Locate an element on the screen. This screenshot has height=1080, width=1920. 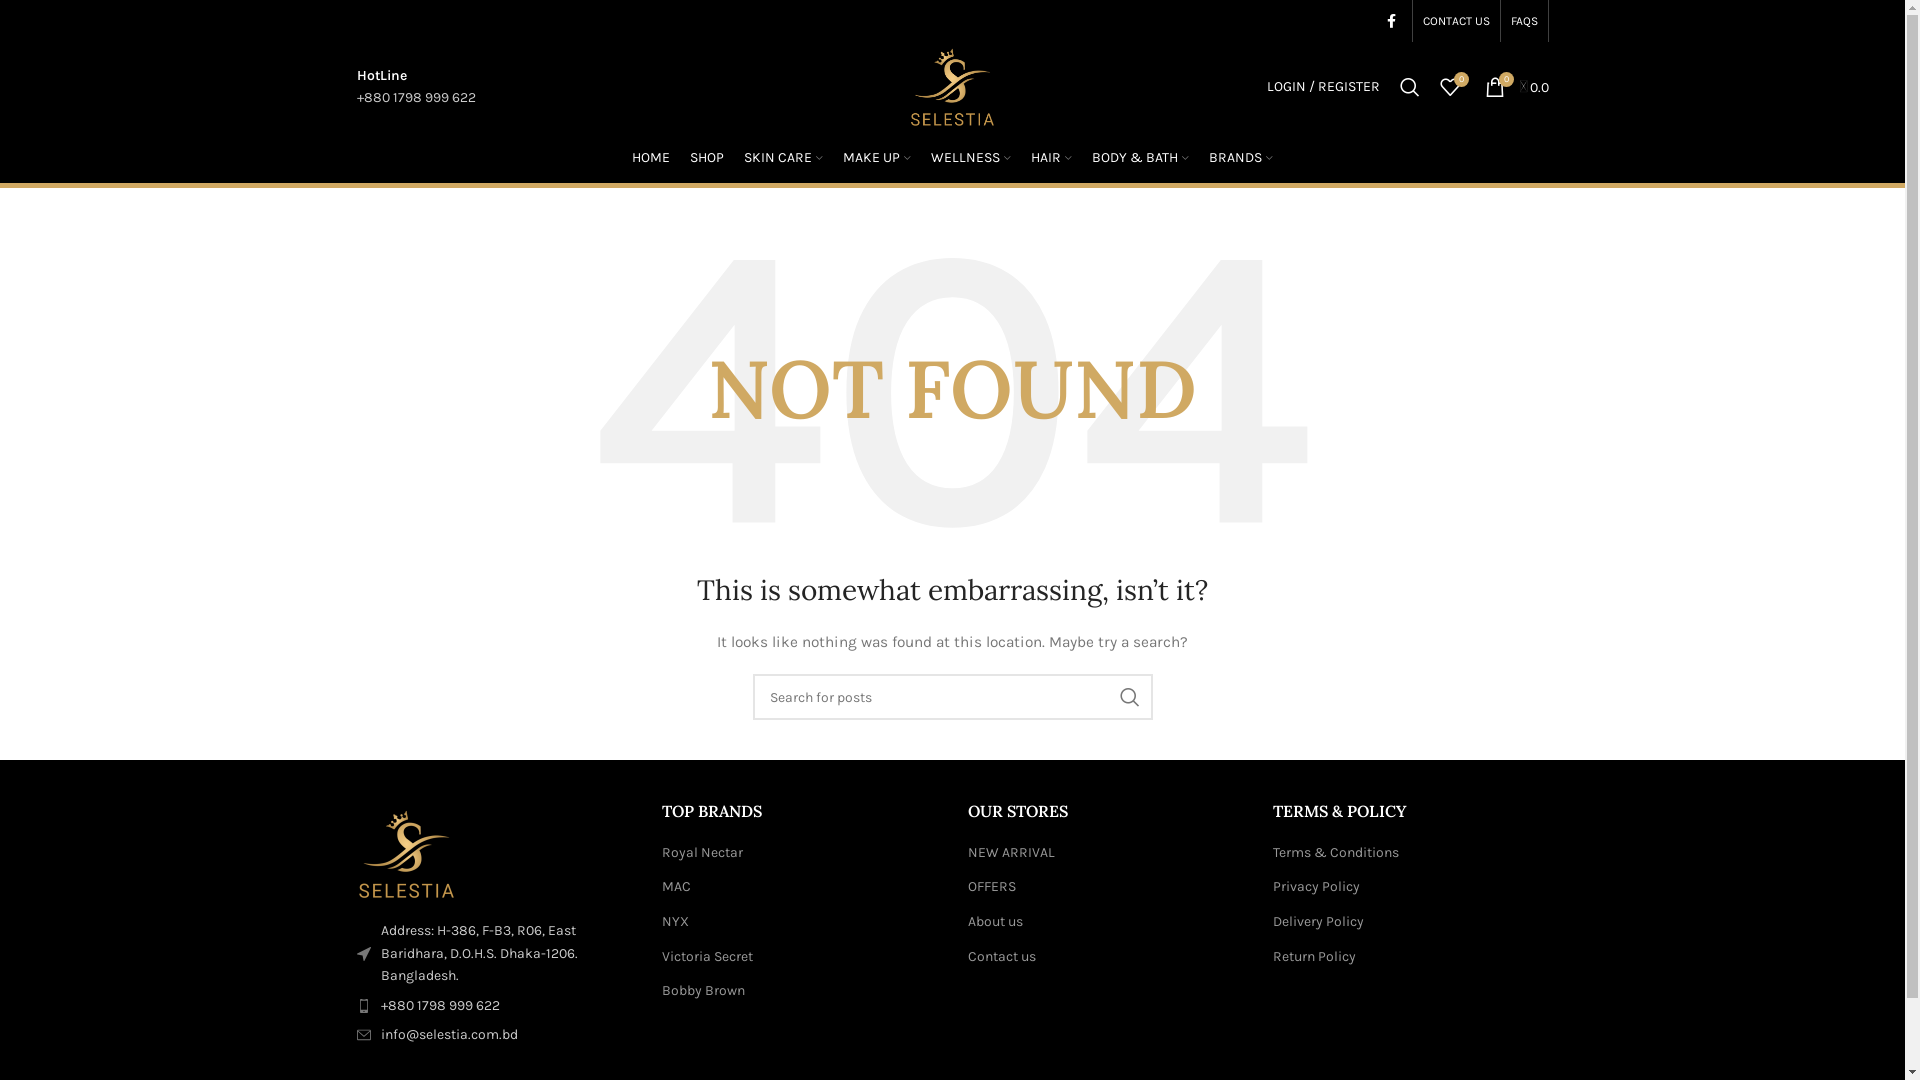
'BRANDS' is located at coordinates (1240, 157).